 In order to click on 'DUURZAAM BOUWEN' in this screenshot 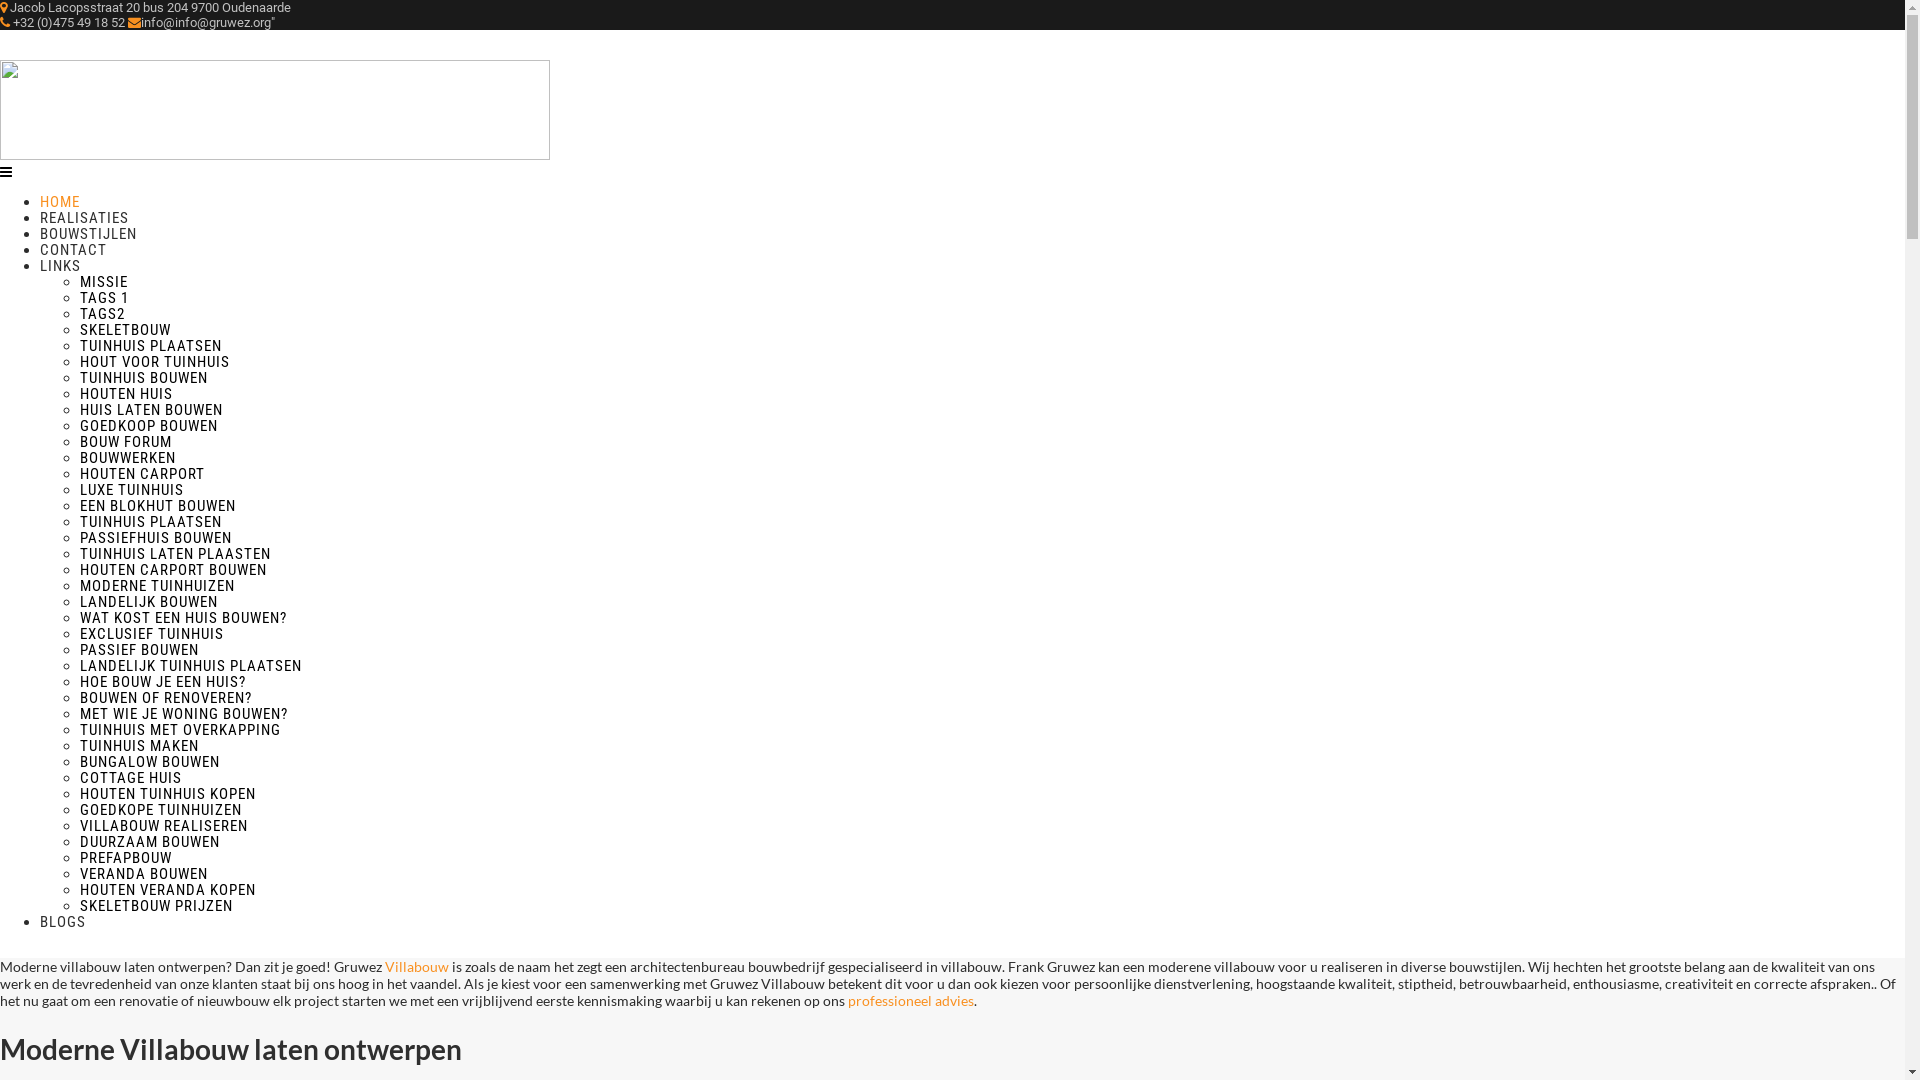, I will do `click(148, 841)`.